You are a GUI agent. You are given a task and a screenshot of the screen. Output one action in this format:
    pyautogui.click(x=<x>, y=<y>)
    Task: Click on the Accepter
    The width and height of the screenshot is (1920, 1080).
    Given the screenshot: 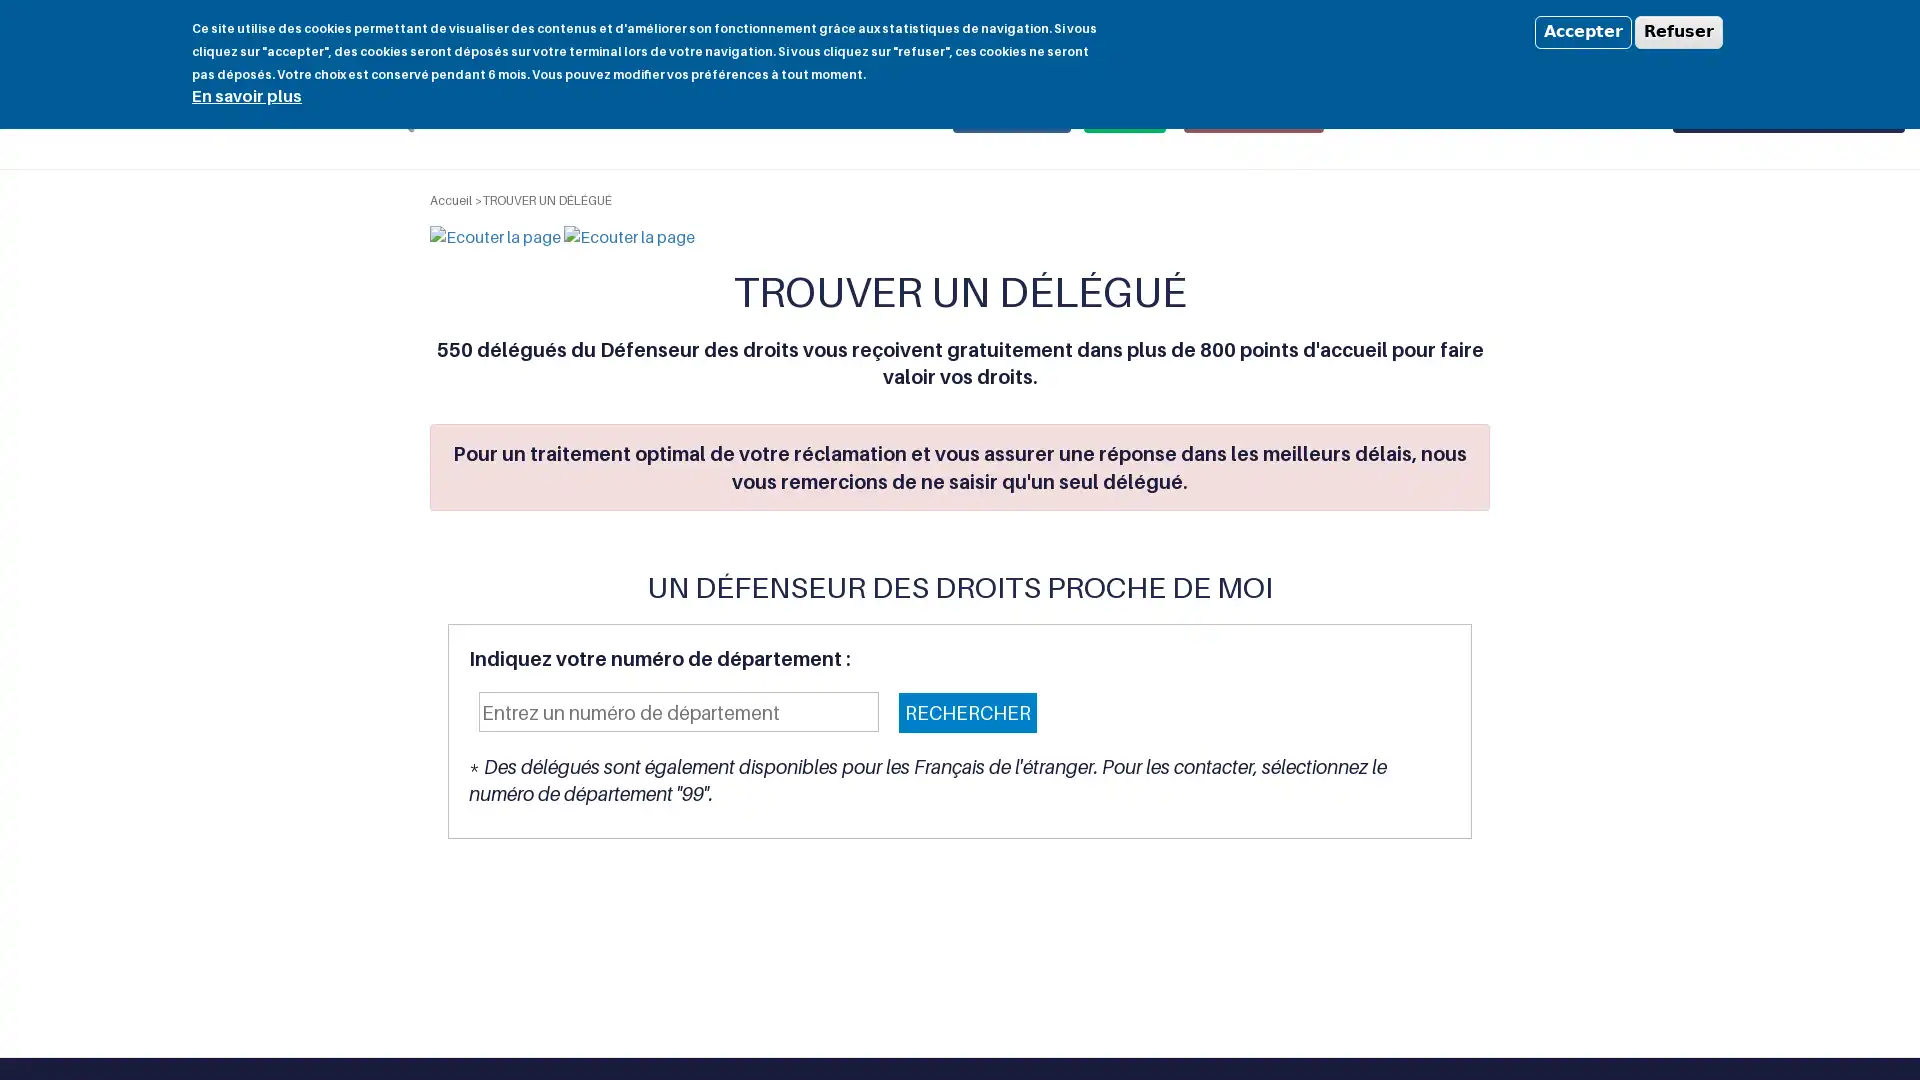 What is the action you would take?
    pyautogui.click(x=1582, y=31)
    